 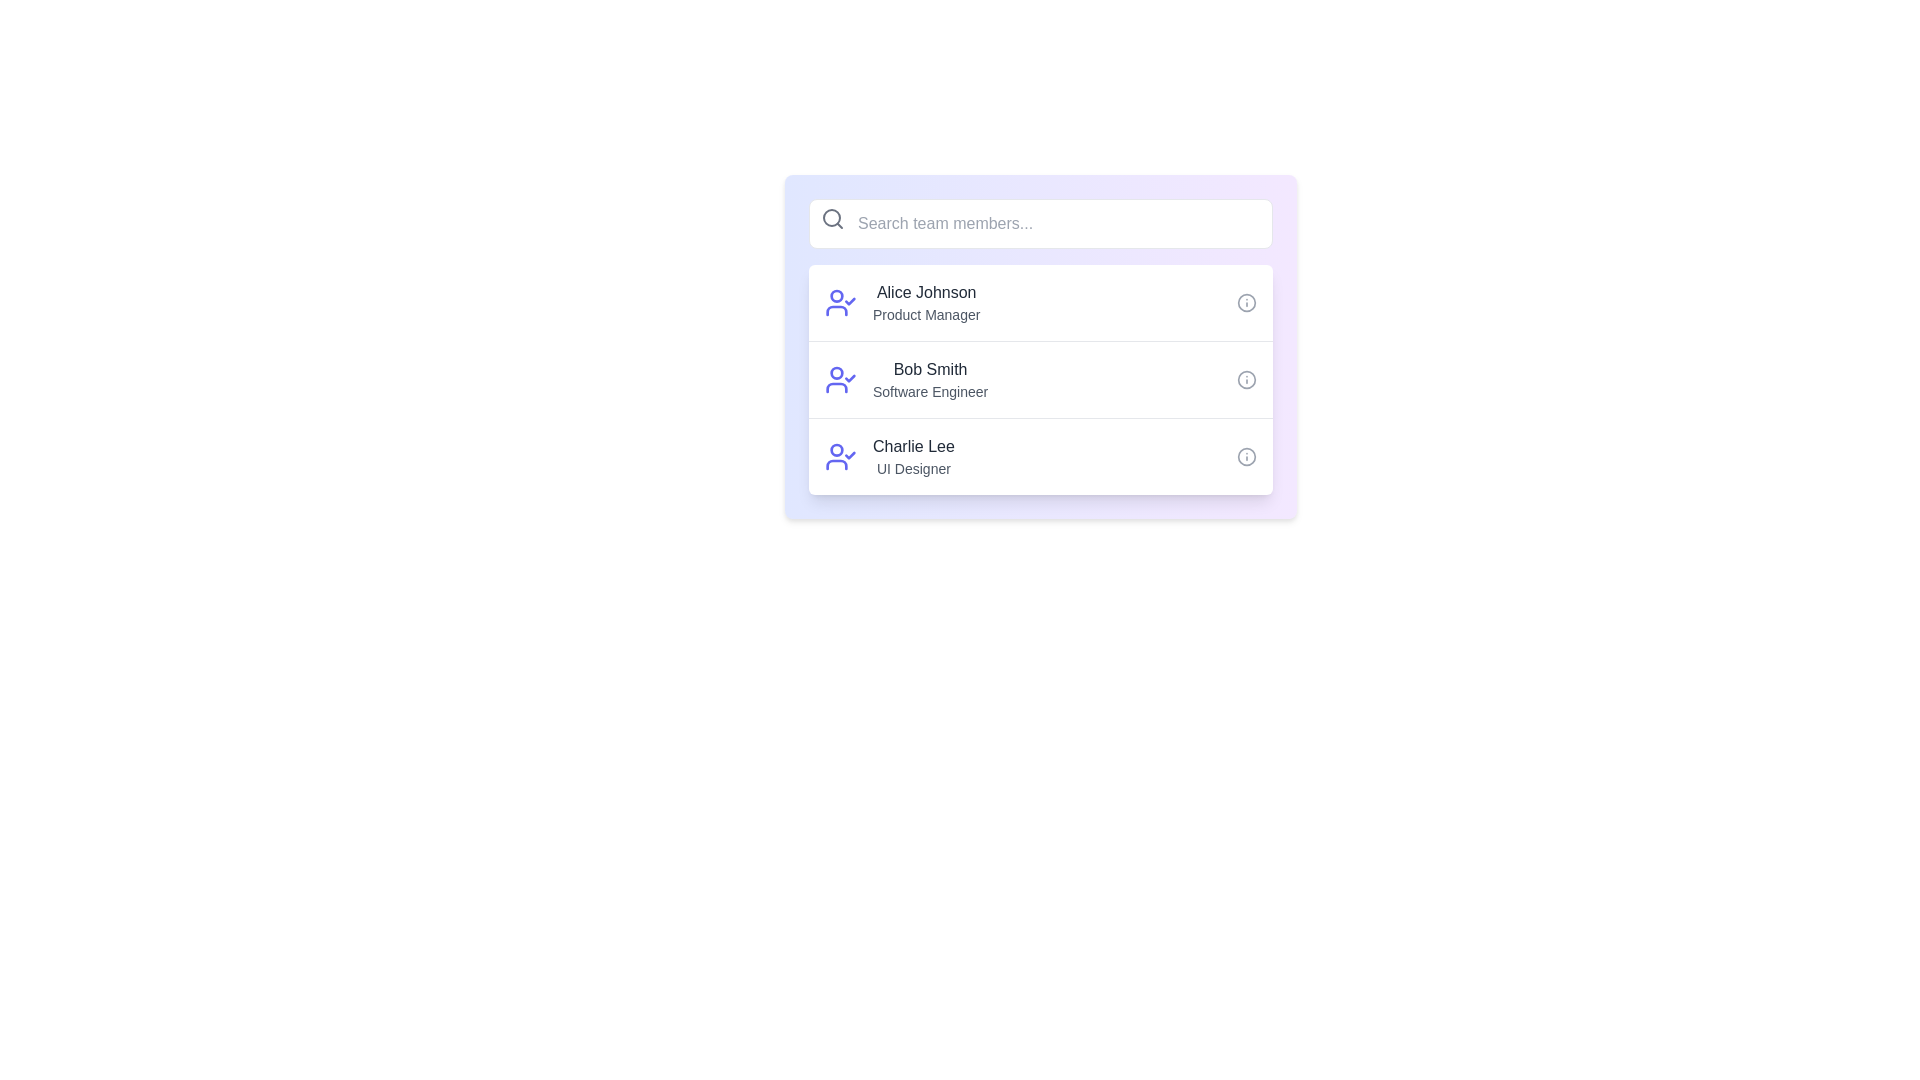 What do you see at coordinates (925, 315) in the screenshot?
I see `text displayed in the 'Product Manager' text label, which is styled with a small, gray font and located below the name 'Alice Johnson' in the first item of the list` at bounding box center [925, 315].